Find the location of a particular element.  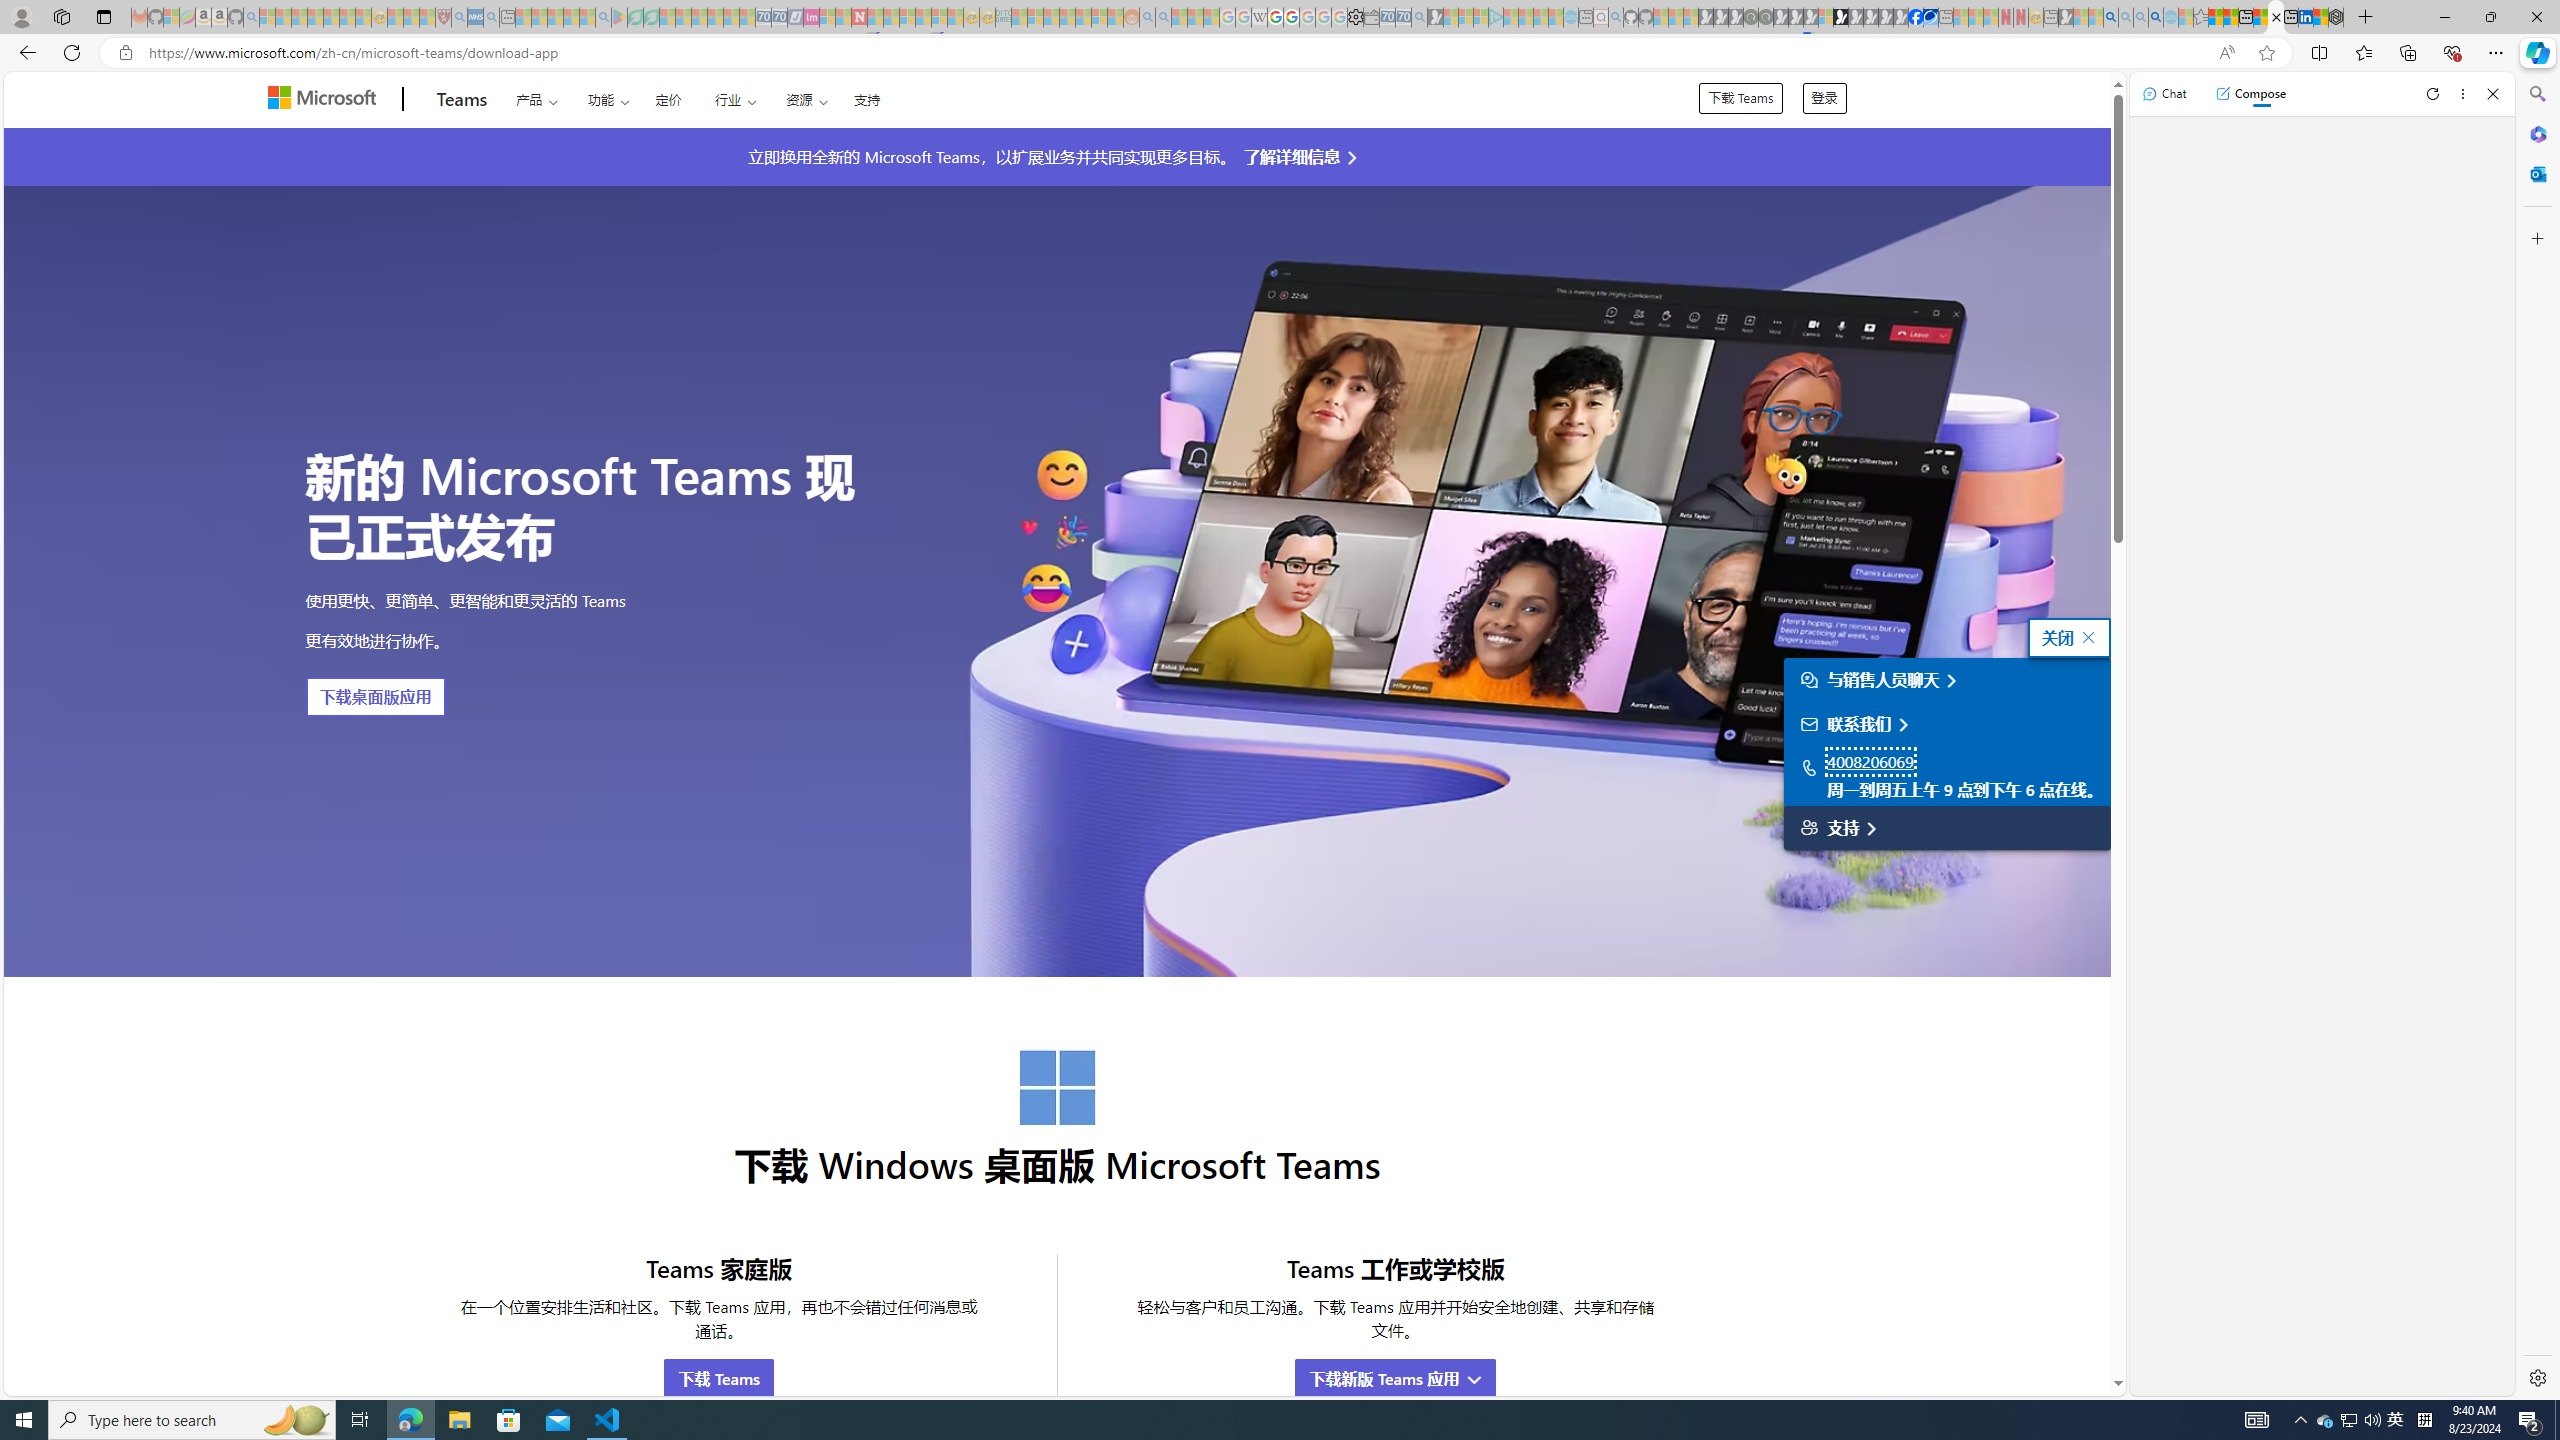

'Future Focus Report 2024 - Sleeping' is located at coordinates (1765, 16).